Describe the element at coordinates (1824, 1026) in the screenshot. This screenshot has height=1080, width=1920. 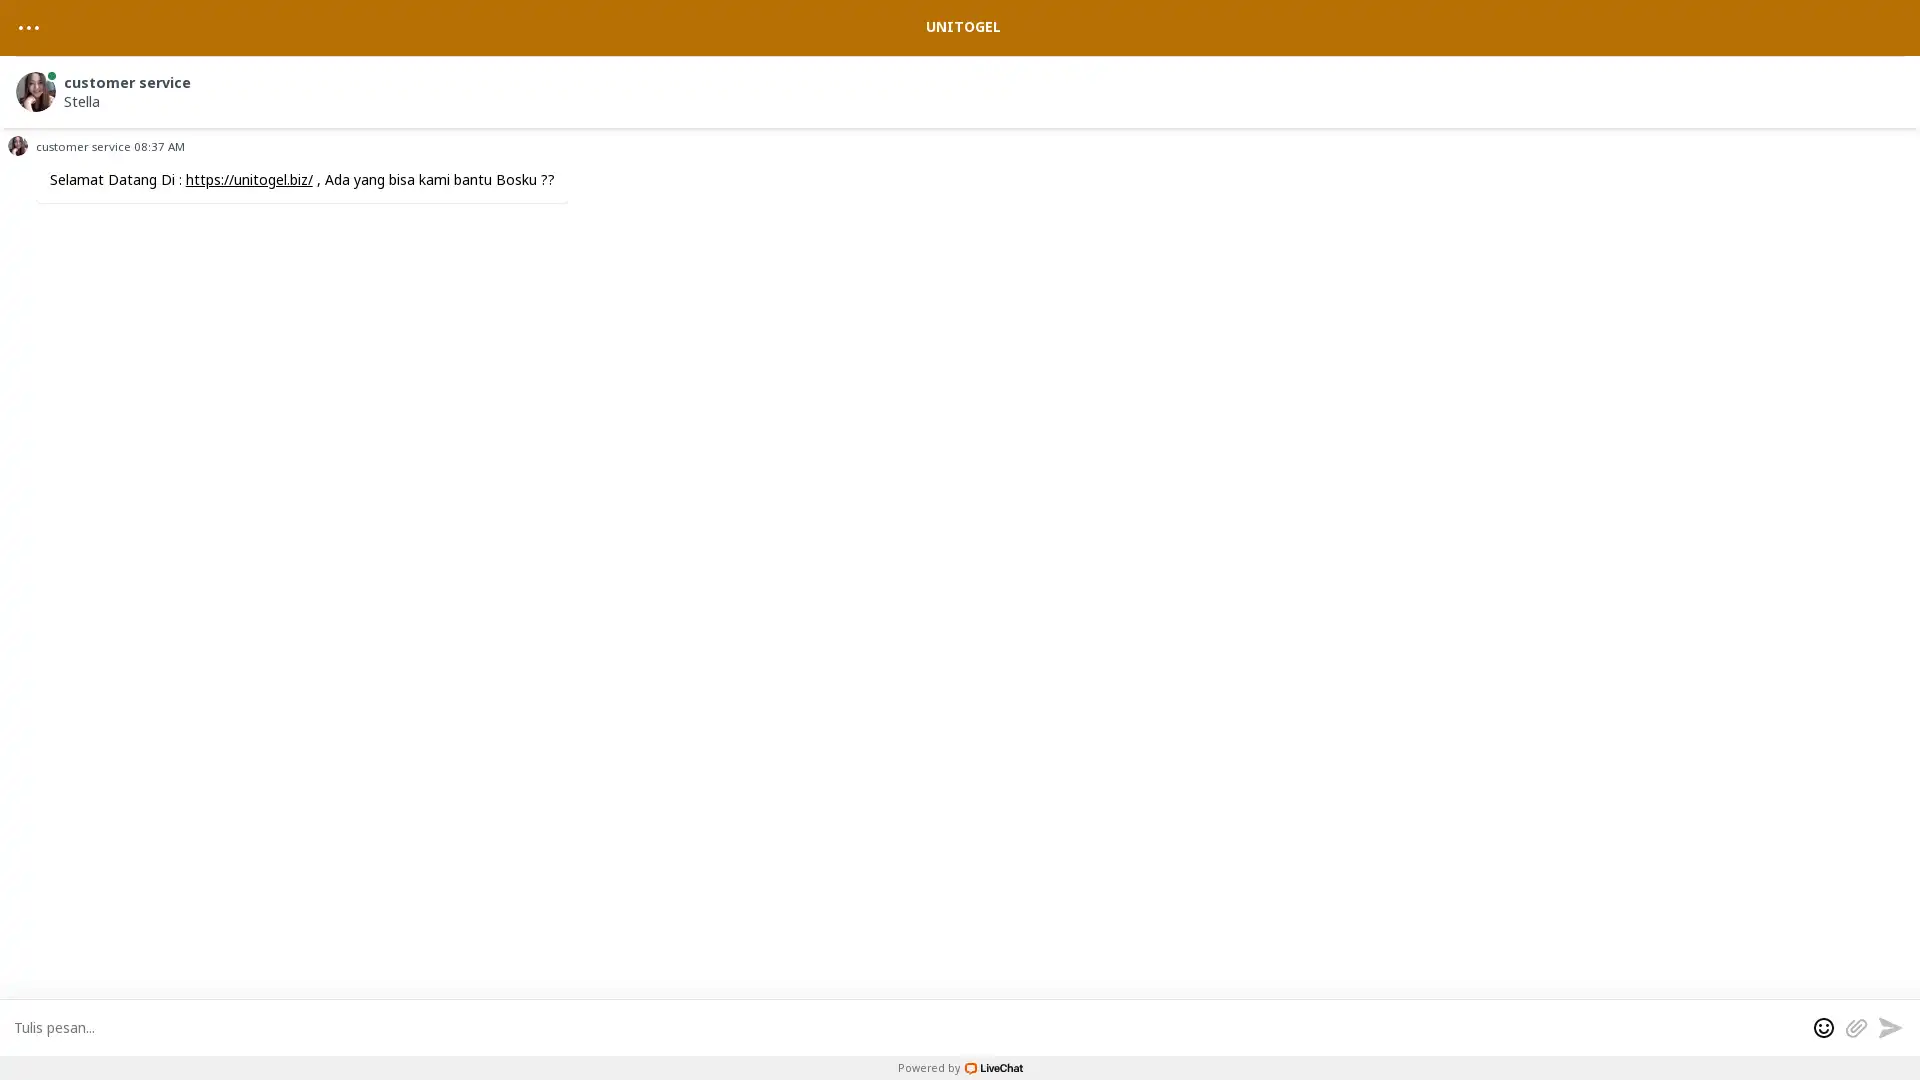
I see `open emoji picker` at that location.